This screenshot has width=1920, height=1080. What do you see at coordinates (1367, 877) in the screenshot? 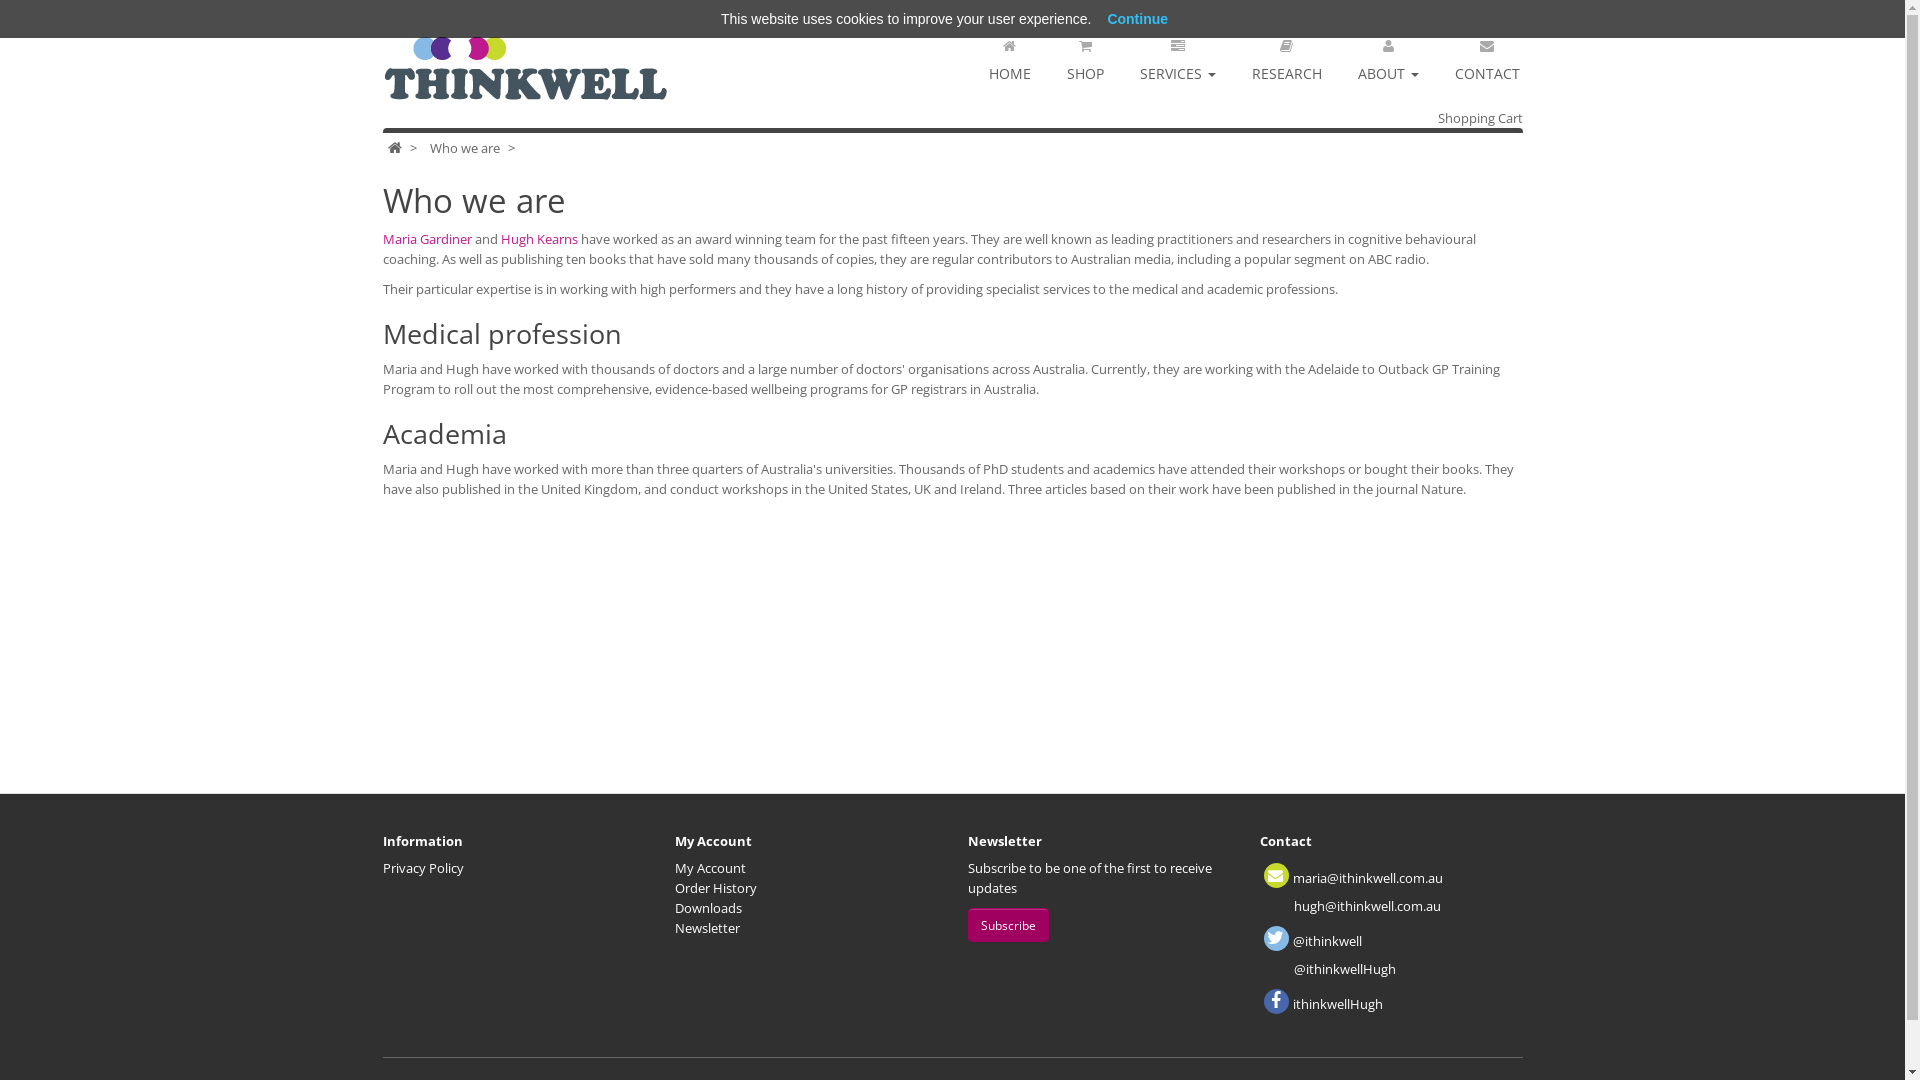
I see `'maria@ithinkwell.com.au'` at bounding box center [1367, 877].